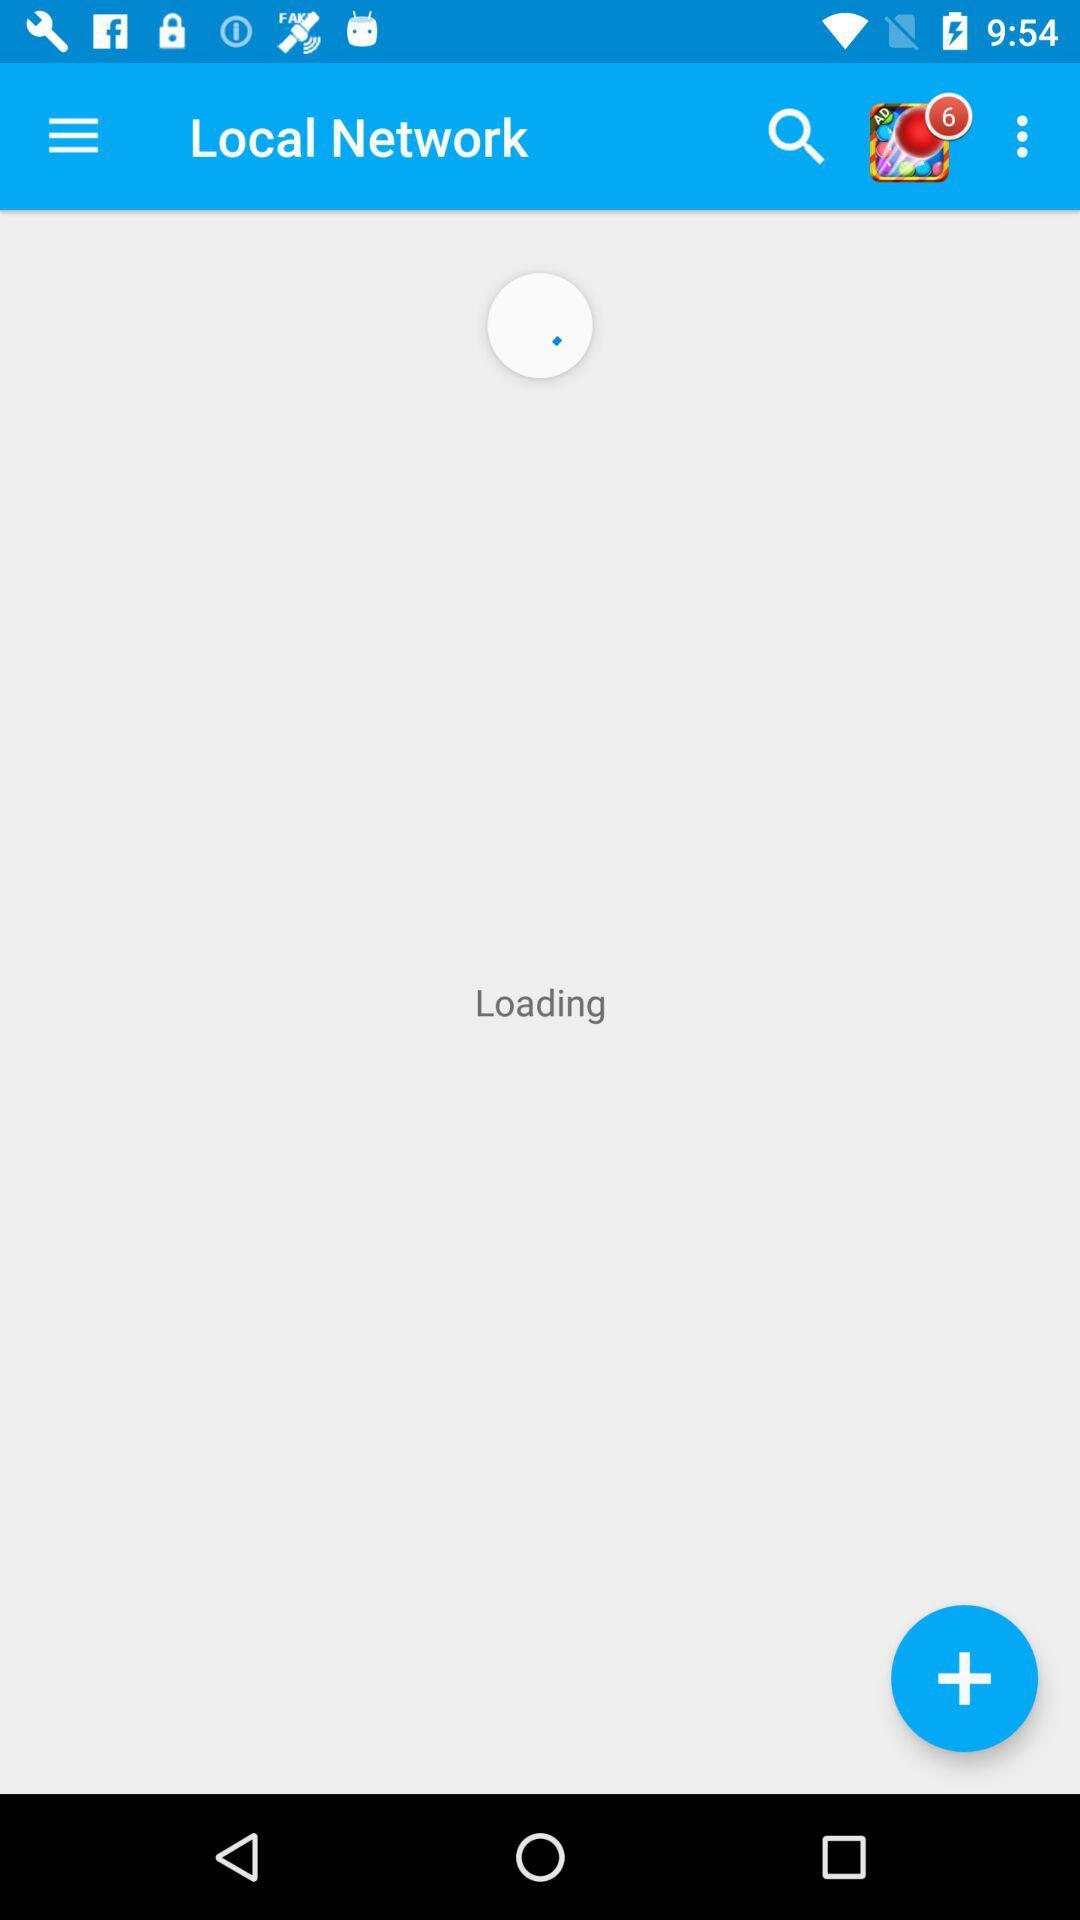  What do you see at coordinates (795, 135) in the screenshot?
I see `the icon above loading item` at bounding box center [795, 135].